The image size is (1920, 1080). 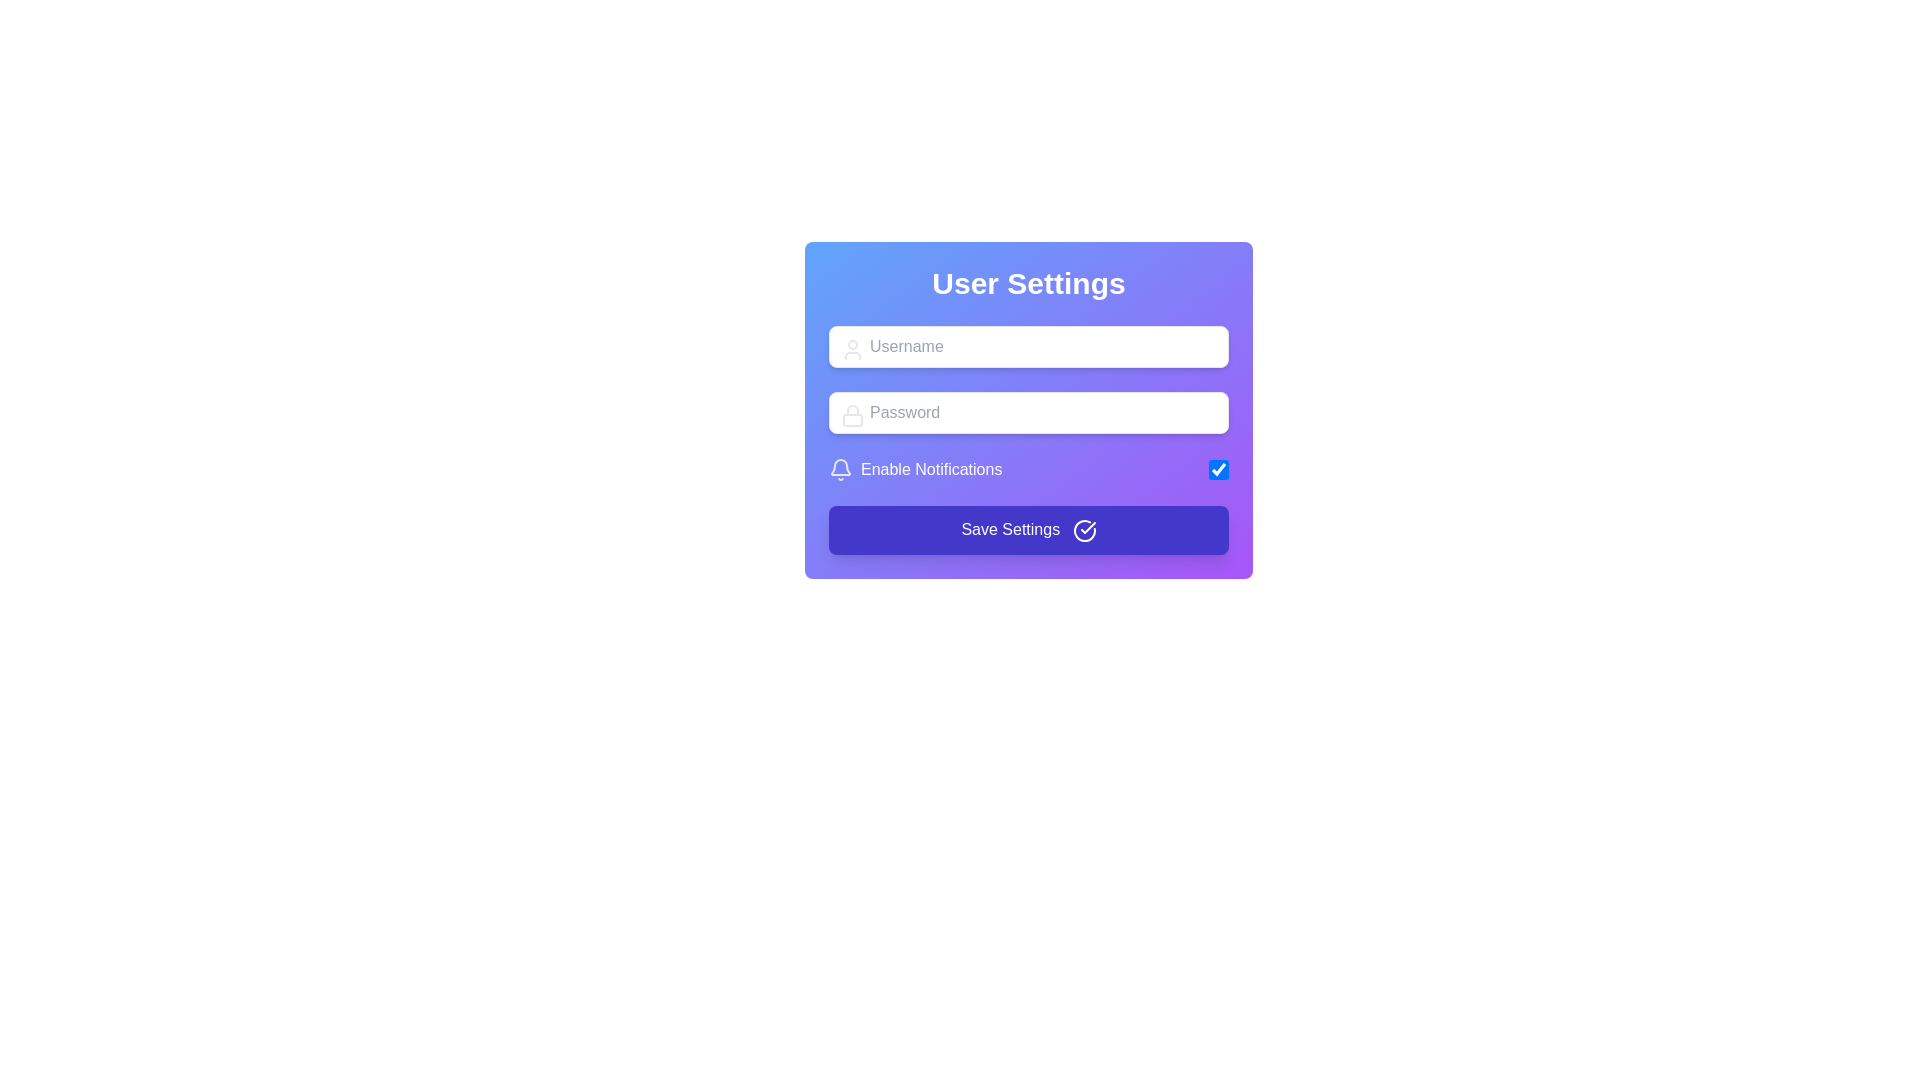 What do you see at coordinates (930, 470) in the screenshot?
I see `text label displaying 'Enable Notifications', which is located below the 'Password' field in the 'User Settings' modal and is visually distinguished by its white font on a purple gradient background` at bounding box center [930, 470].